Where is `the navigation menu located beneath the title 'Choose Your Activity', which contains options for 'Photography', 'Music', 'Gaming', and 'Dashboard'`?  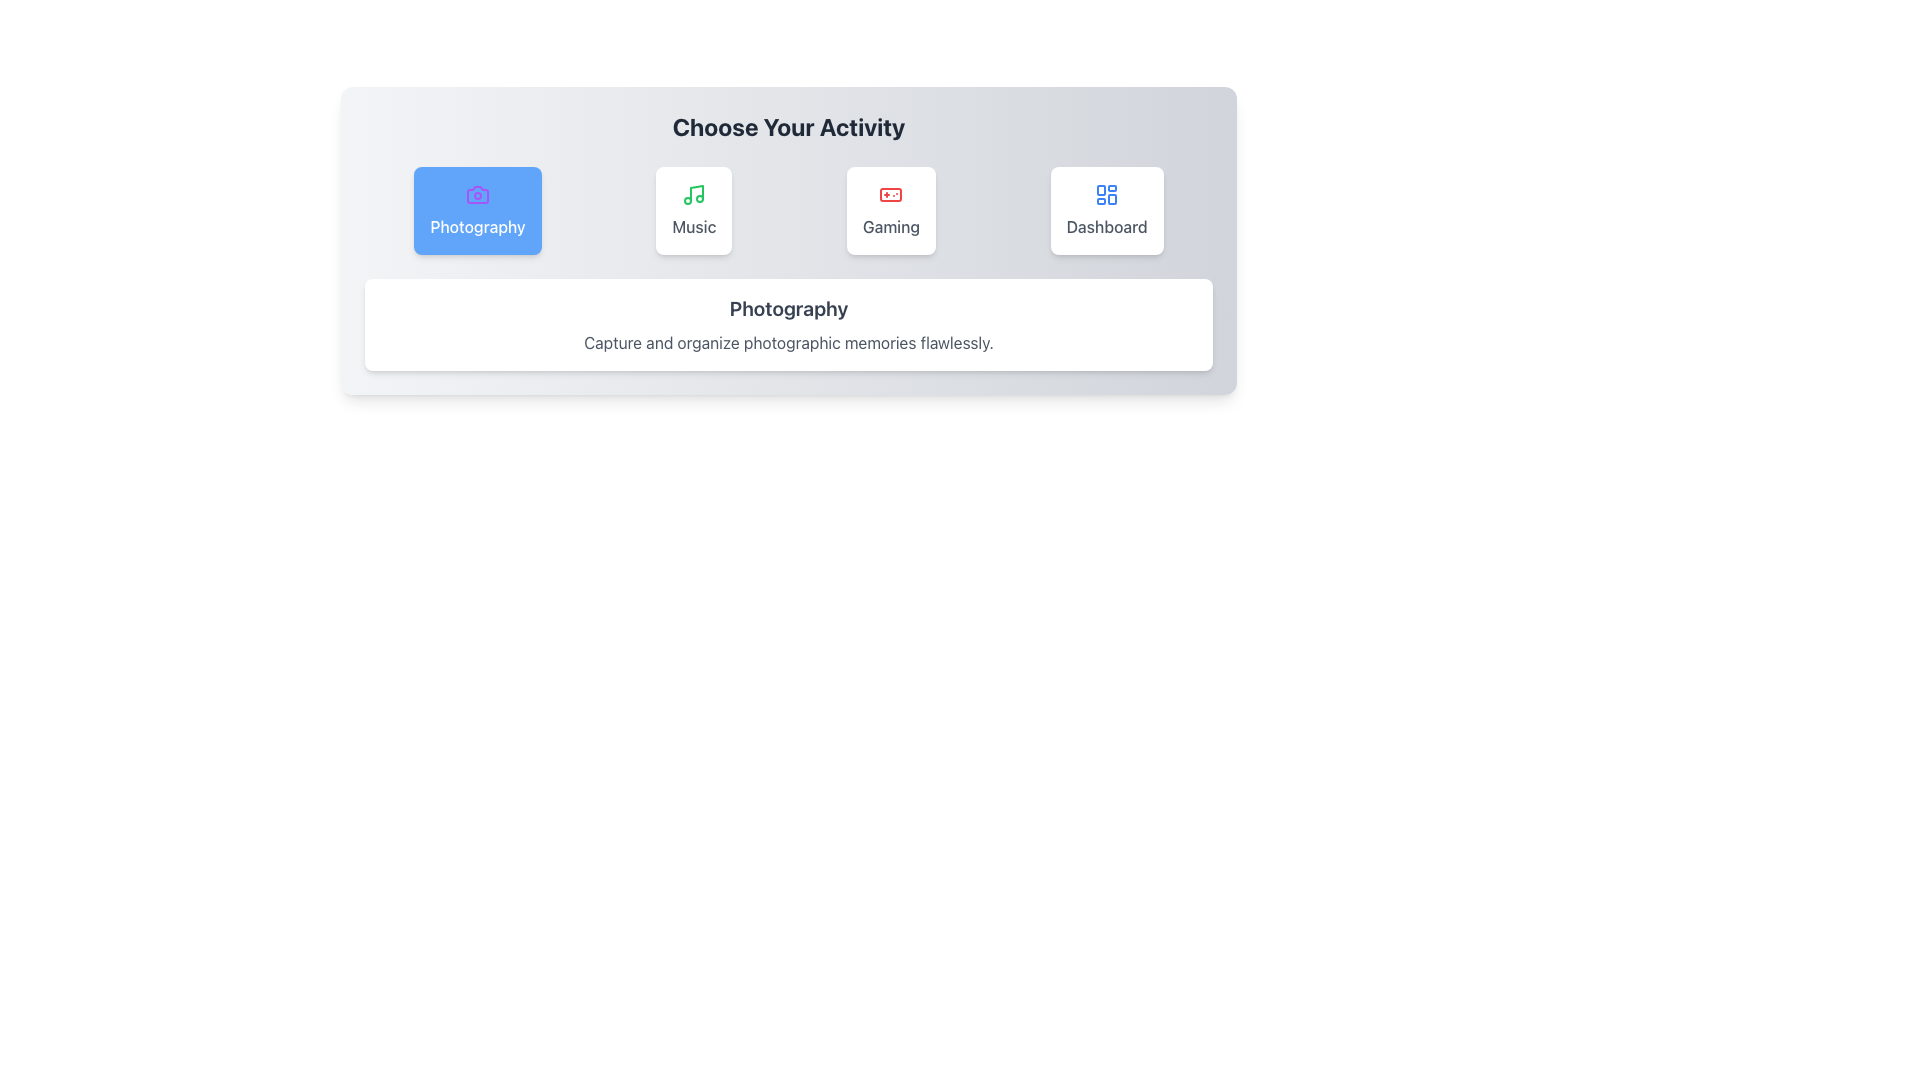
the navigation menu located beneath the title 'Choose Your Activity', which contains options for 'Photography', 'Music', 'Gaming', and 'Dashboard' is located at coordinates (787, 211).